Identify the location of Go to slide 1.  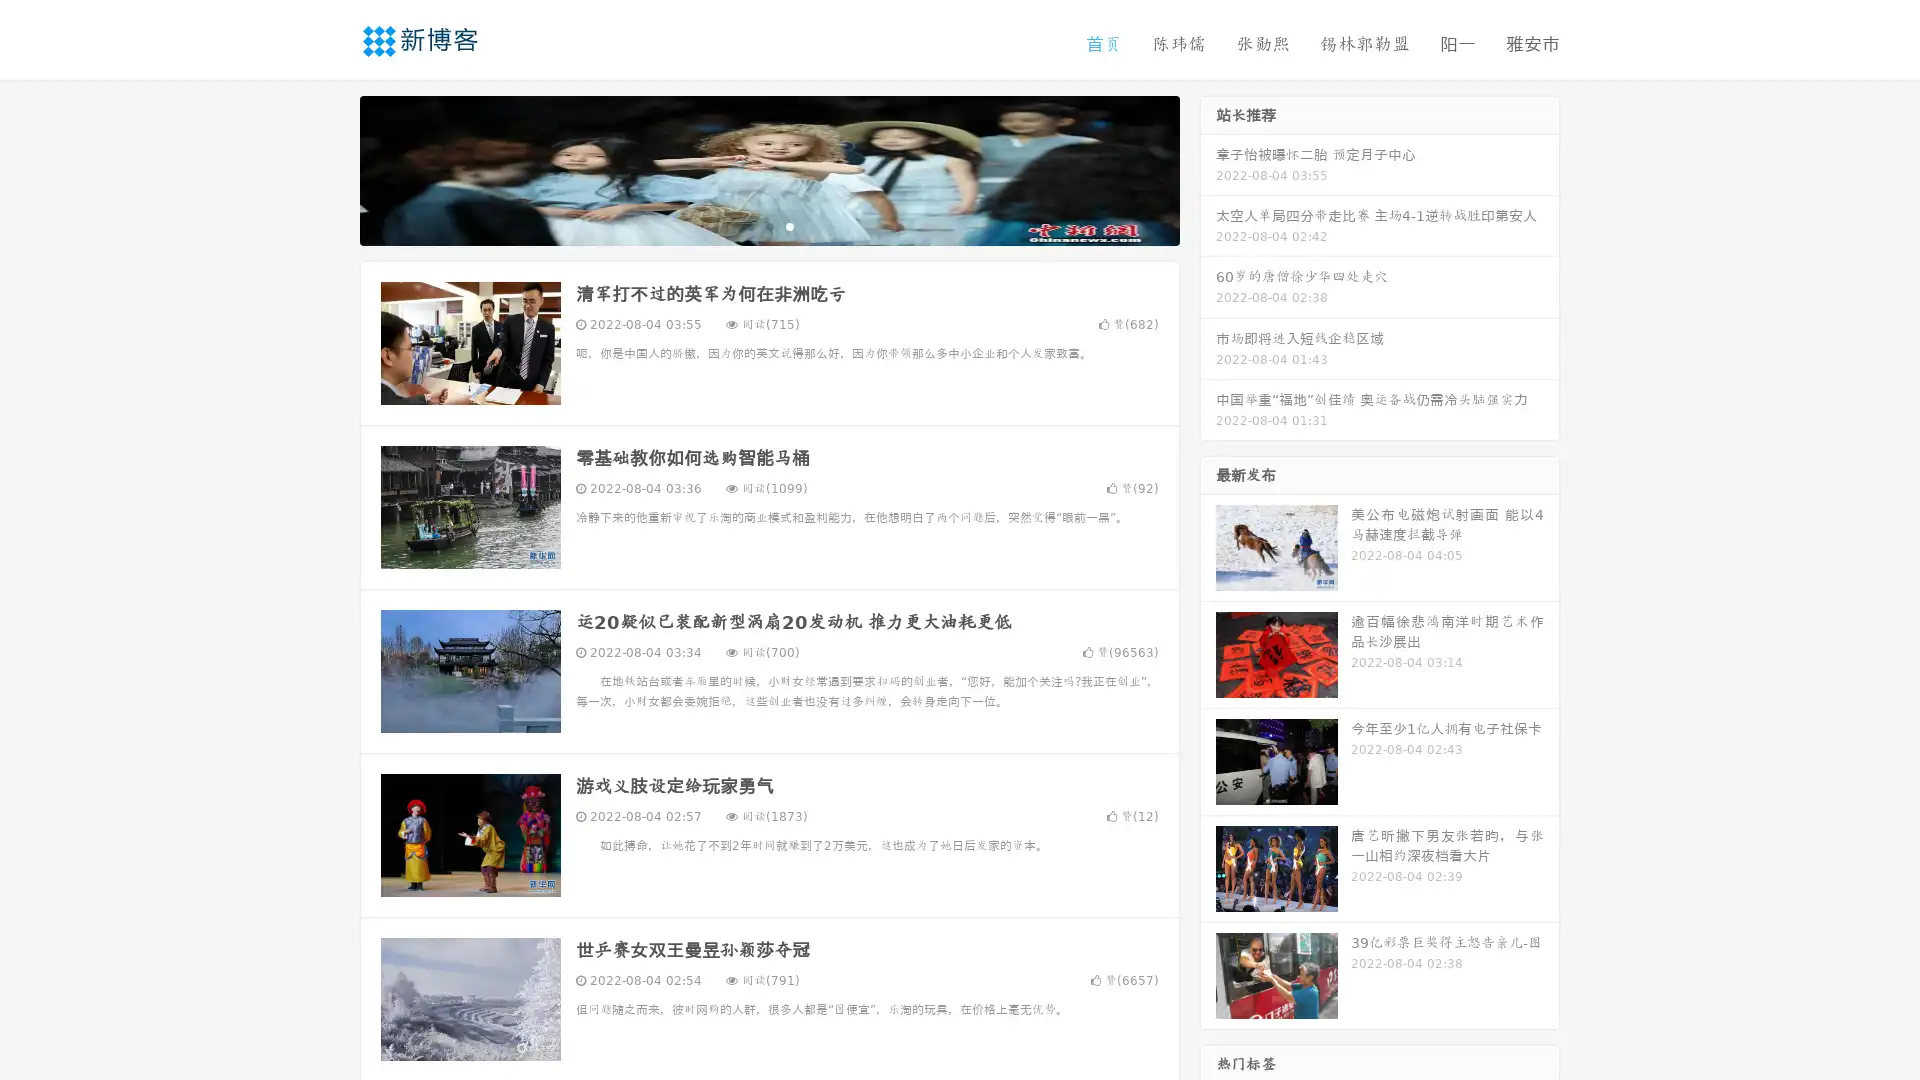
(748, 225).